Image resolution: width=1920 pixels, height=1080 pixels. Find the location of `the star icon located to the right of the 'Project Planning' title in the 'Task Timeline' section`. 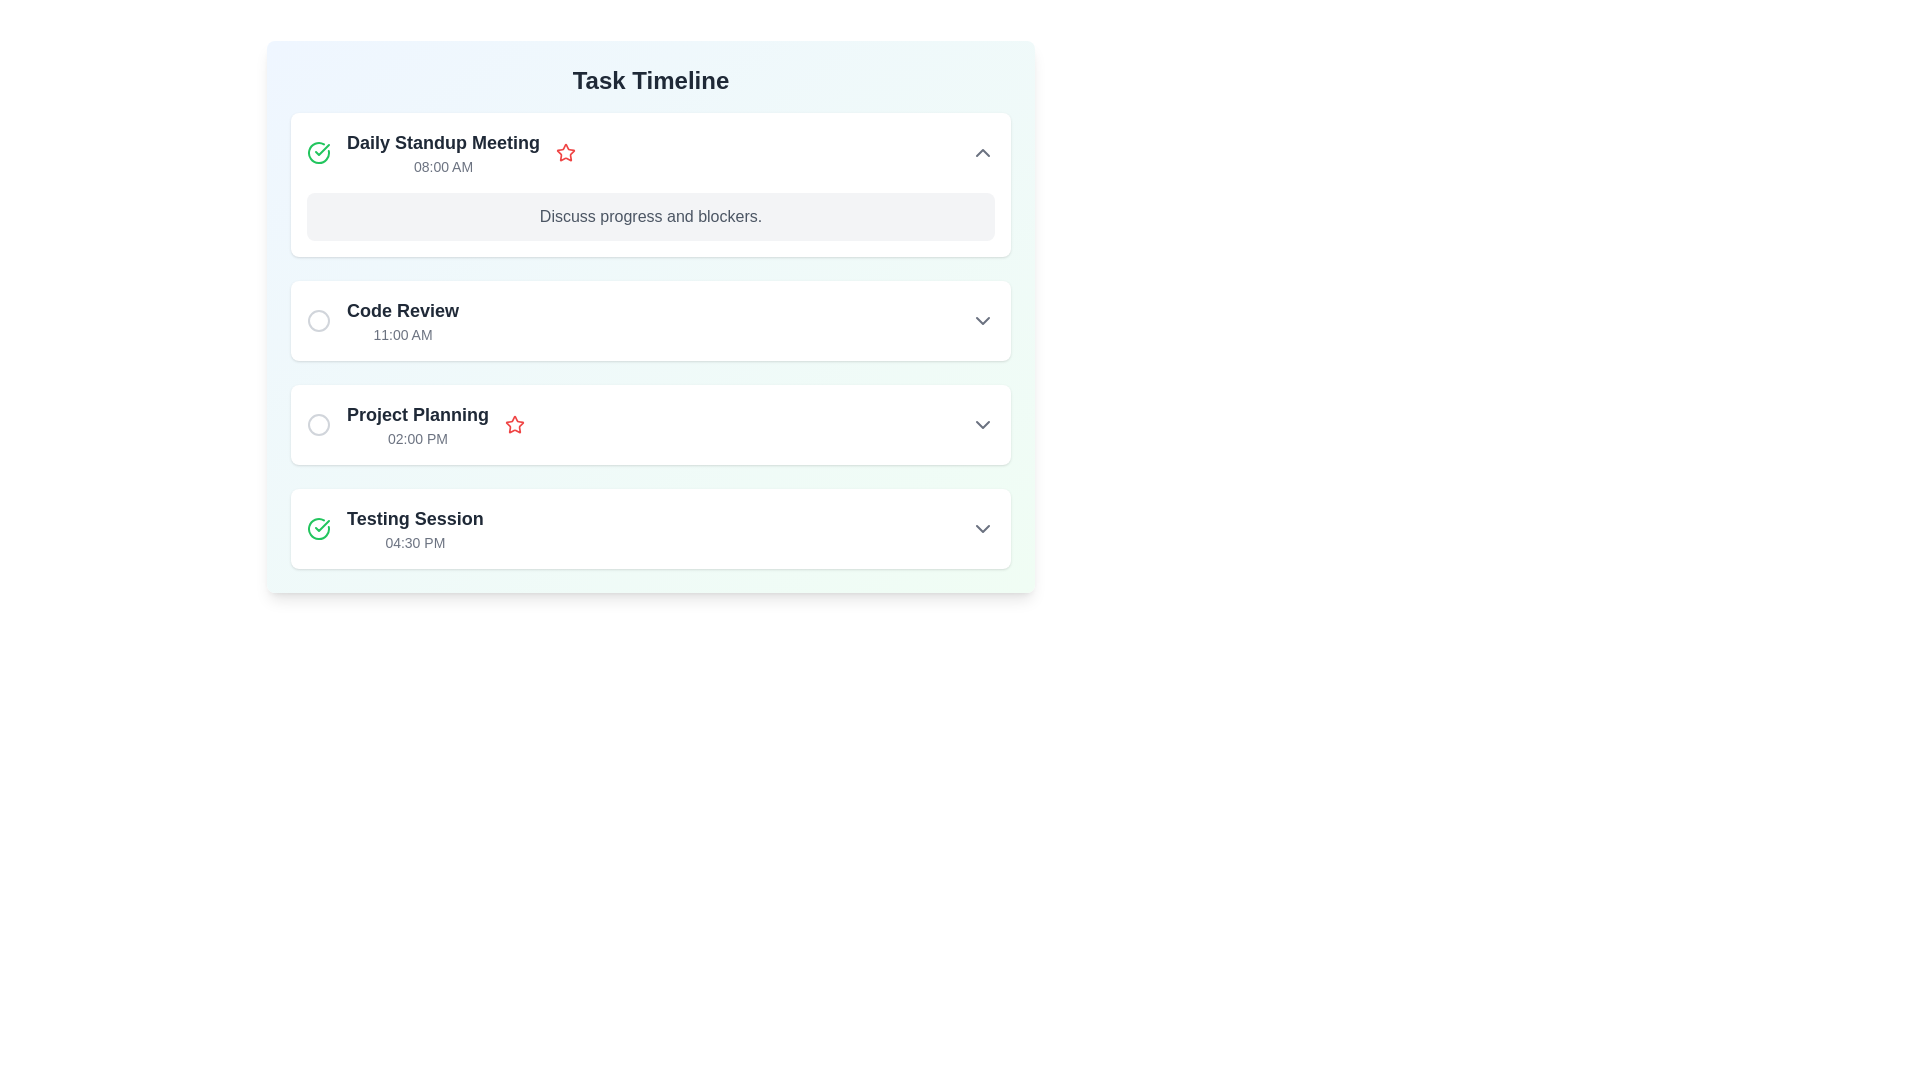

the star icon located to the right of the 'Project Planning' title in the 'Task Timeline' section is located at coordinates (514, 423).